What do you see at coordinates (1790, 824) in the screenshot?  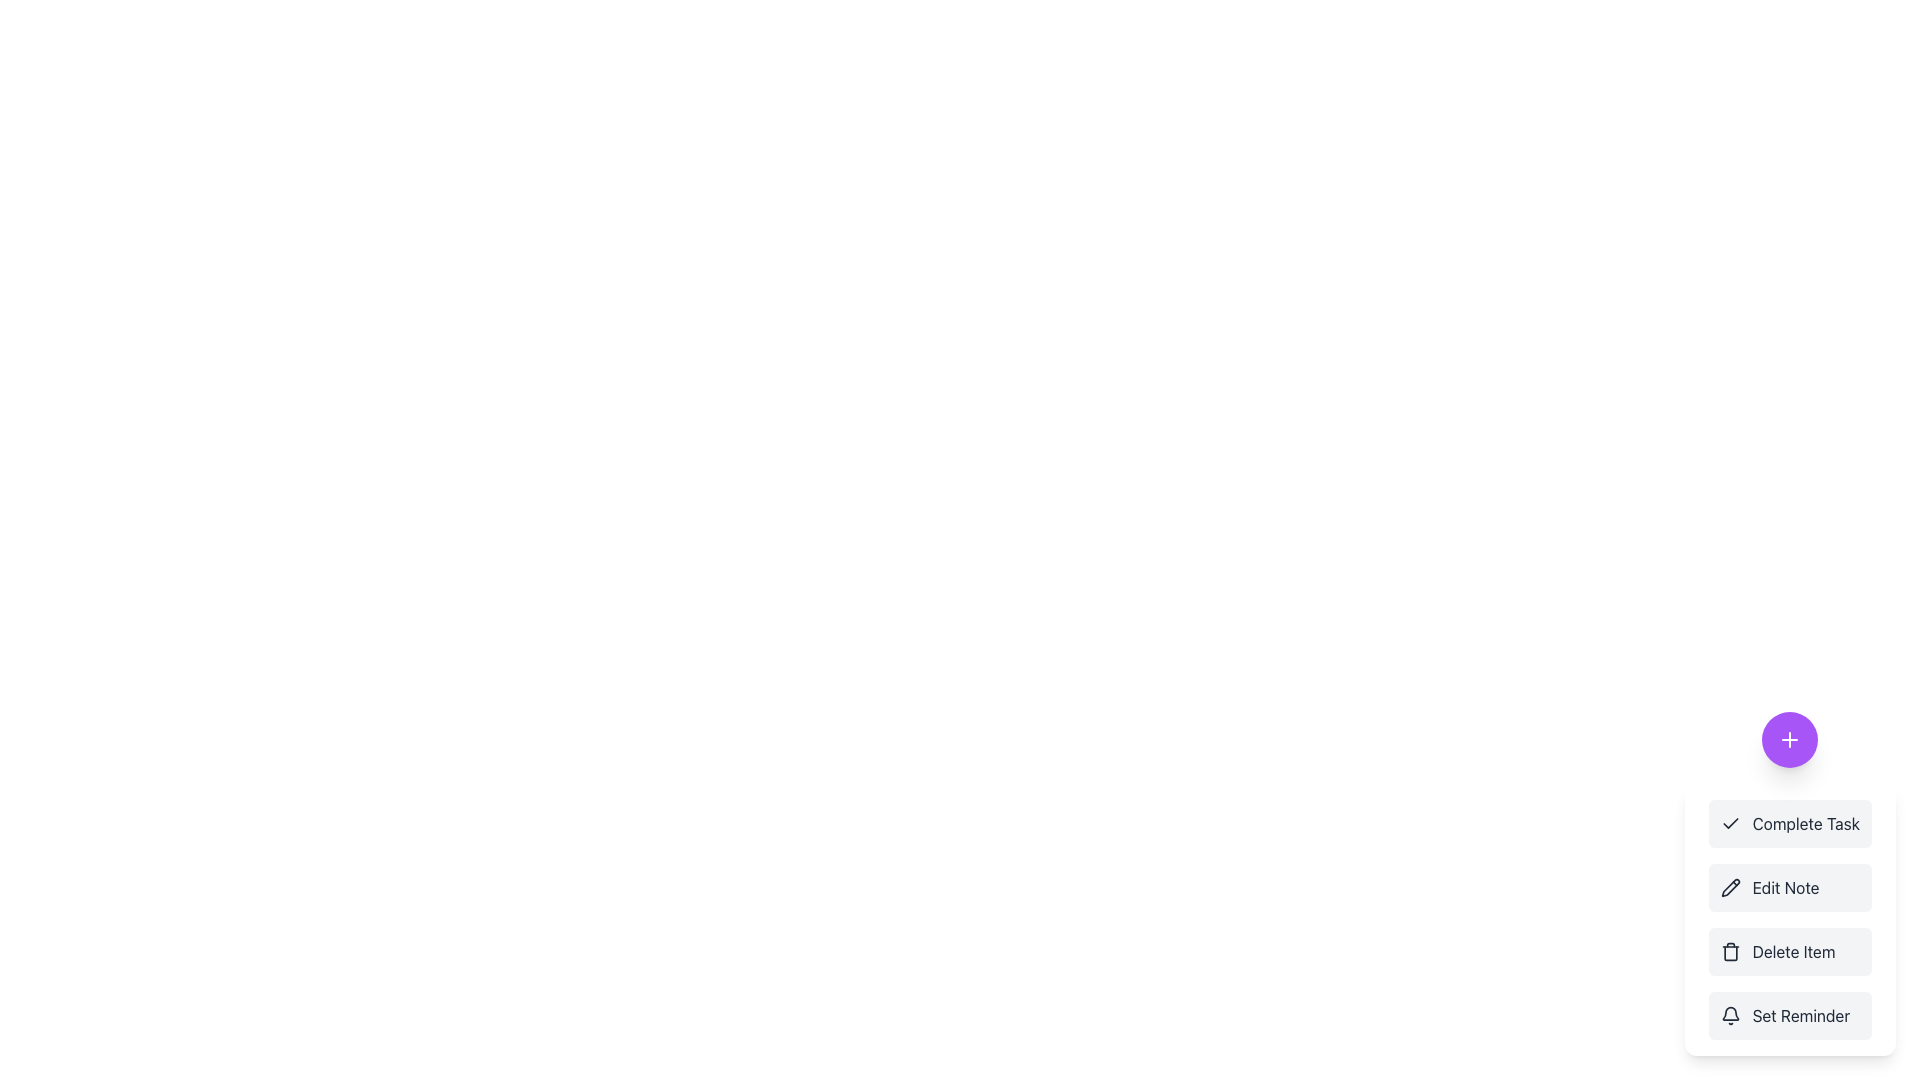 I see `the 'Complete Task' button, which has a light gray background and darker gray text` at bounding box center [1790, 824].